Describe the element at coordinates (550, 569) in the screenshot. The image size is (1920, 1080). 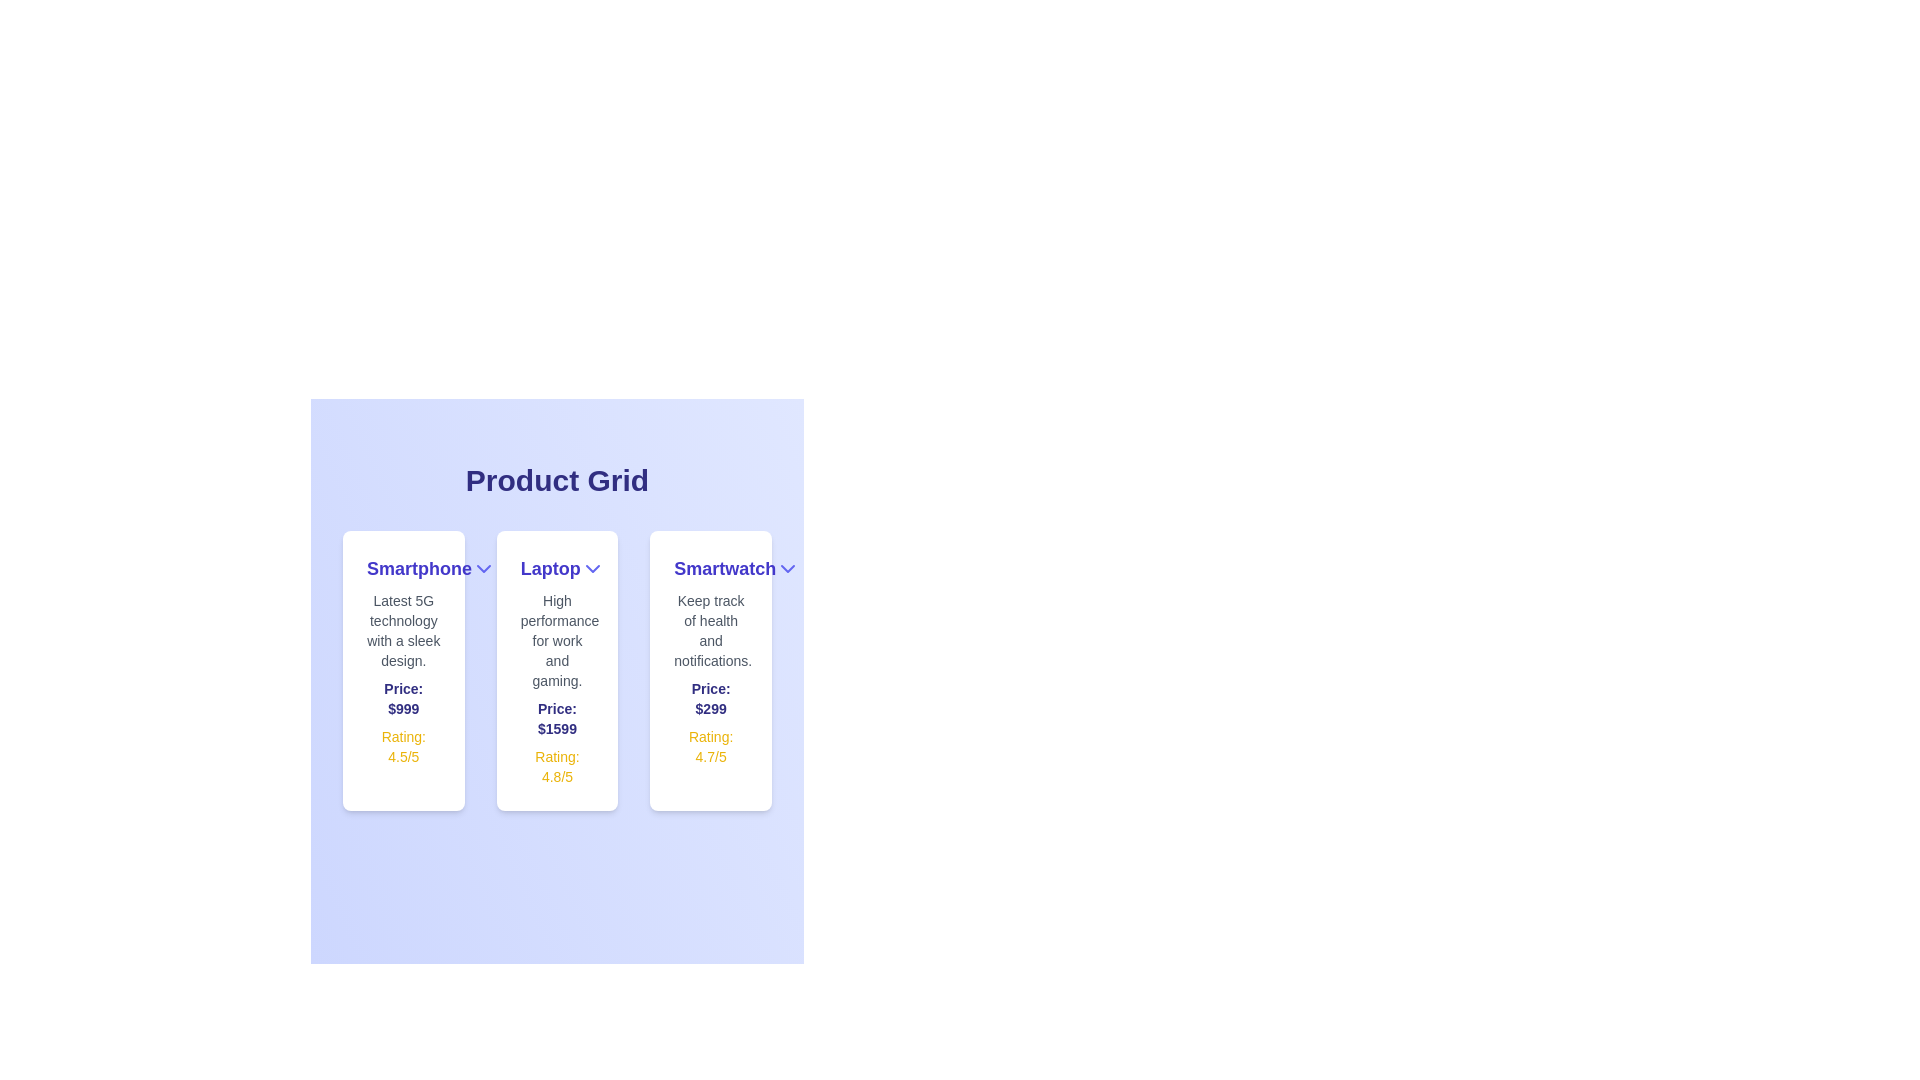
I see `text content of the 'Laptop' label, which is displayed in bold purple font at the top of the second card in the 'Product Grid'` at that location.